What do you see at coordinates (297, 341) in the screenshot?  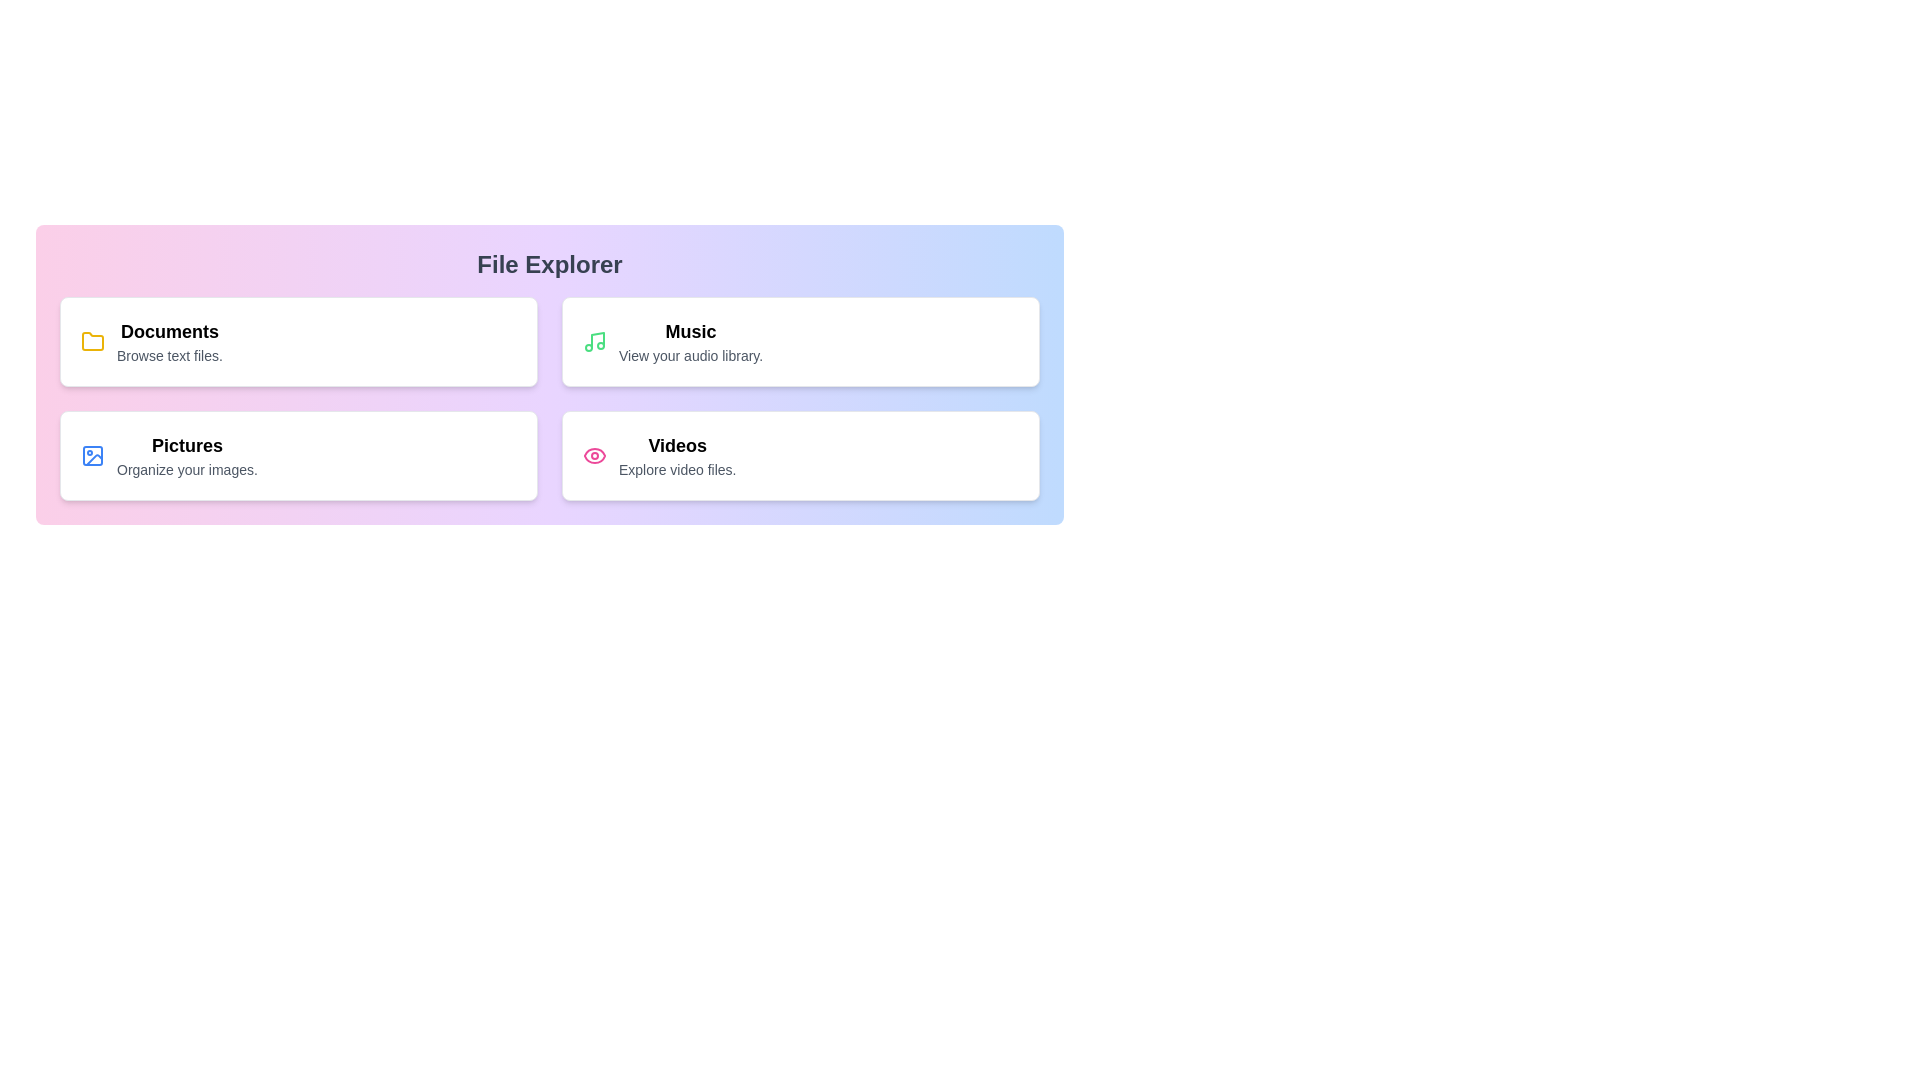 I see `the menu item Documents to highlight it` at bounding box center [297, 341].